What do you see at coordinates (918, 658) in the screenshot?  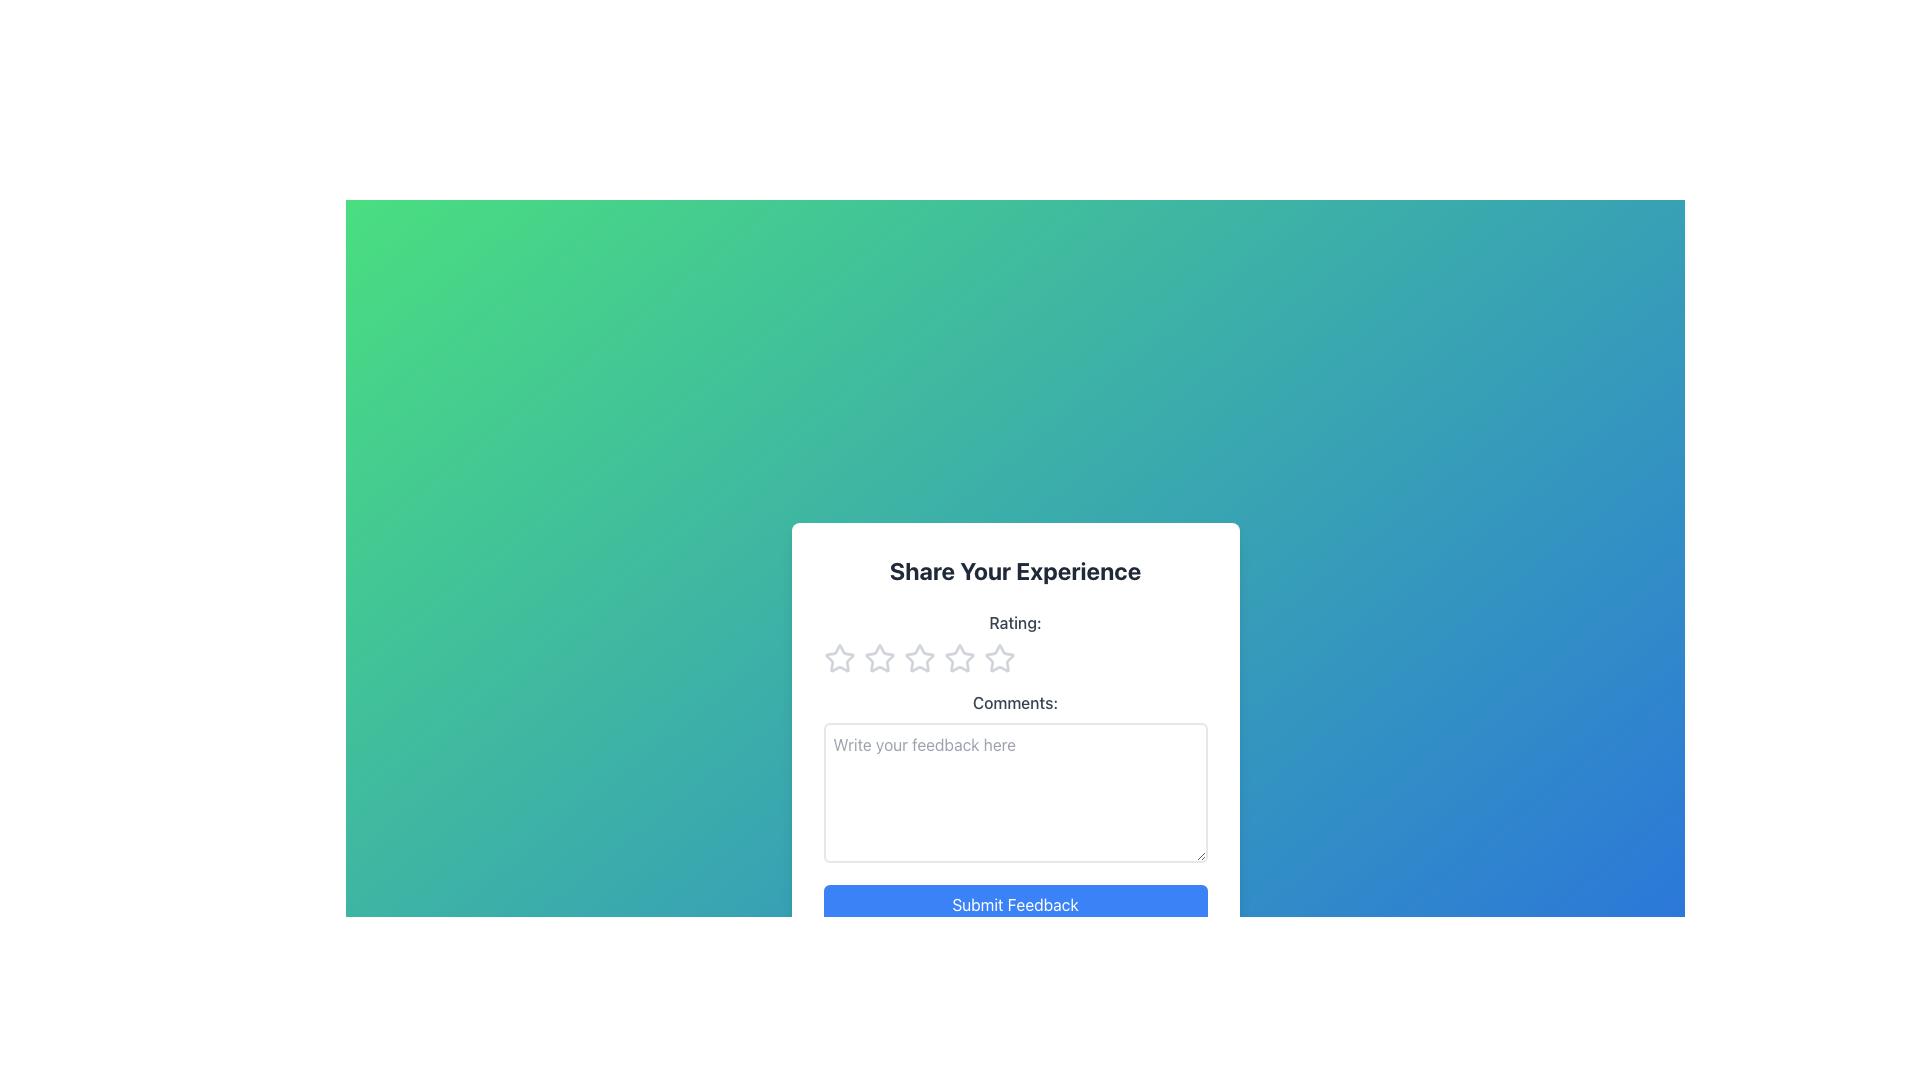 I see `the second star-shaped rating icon in the horizontal row of five stars, which is styled with a hollow outline and light gray coloring, located below the 'Share Your Experience' header` at bounding box center [918, 658].